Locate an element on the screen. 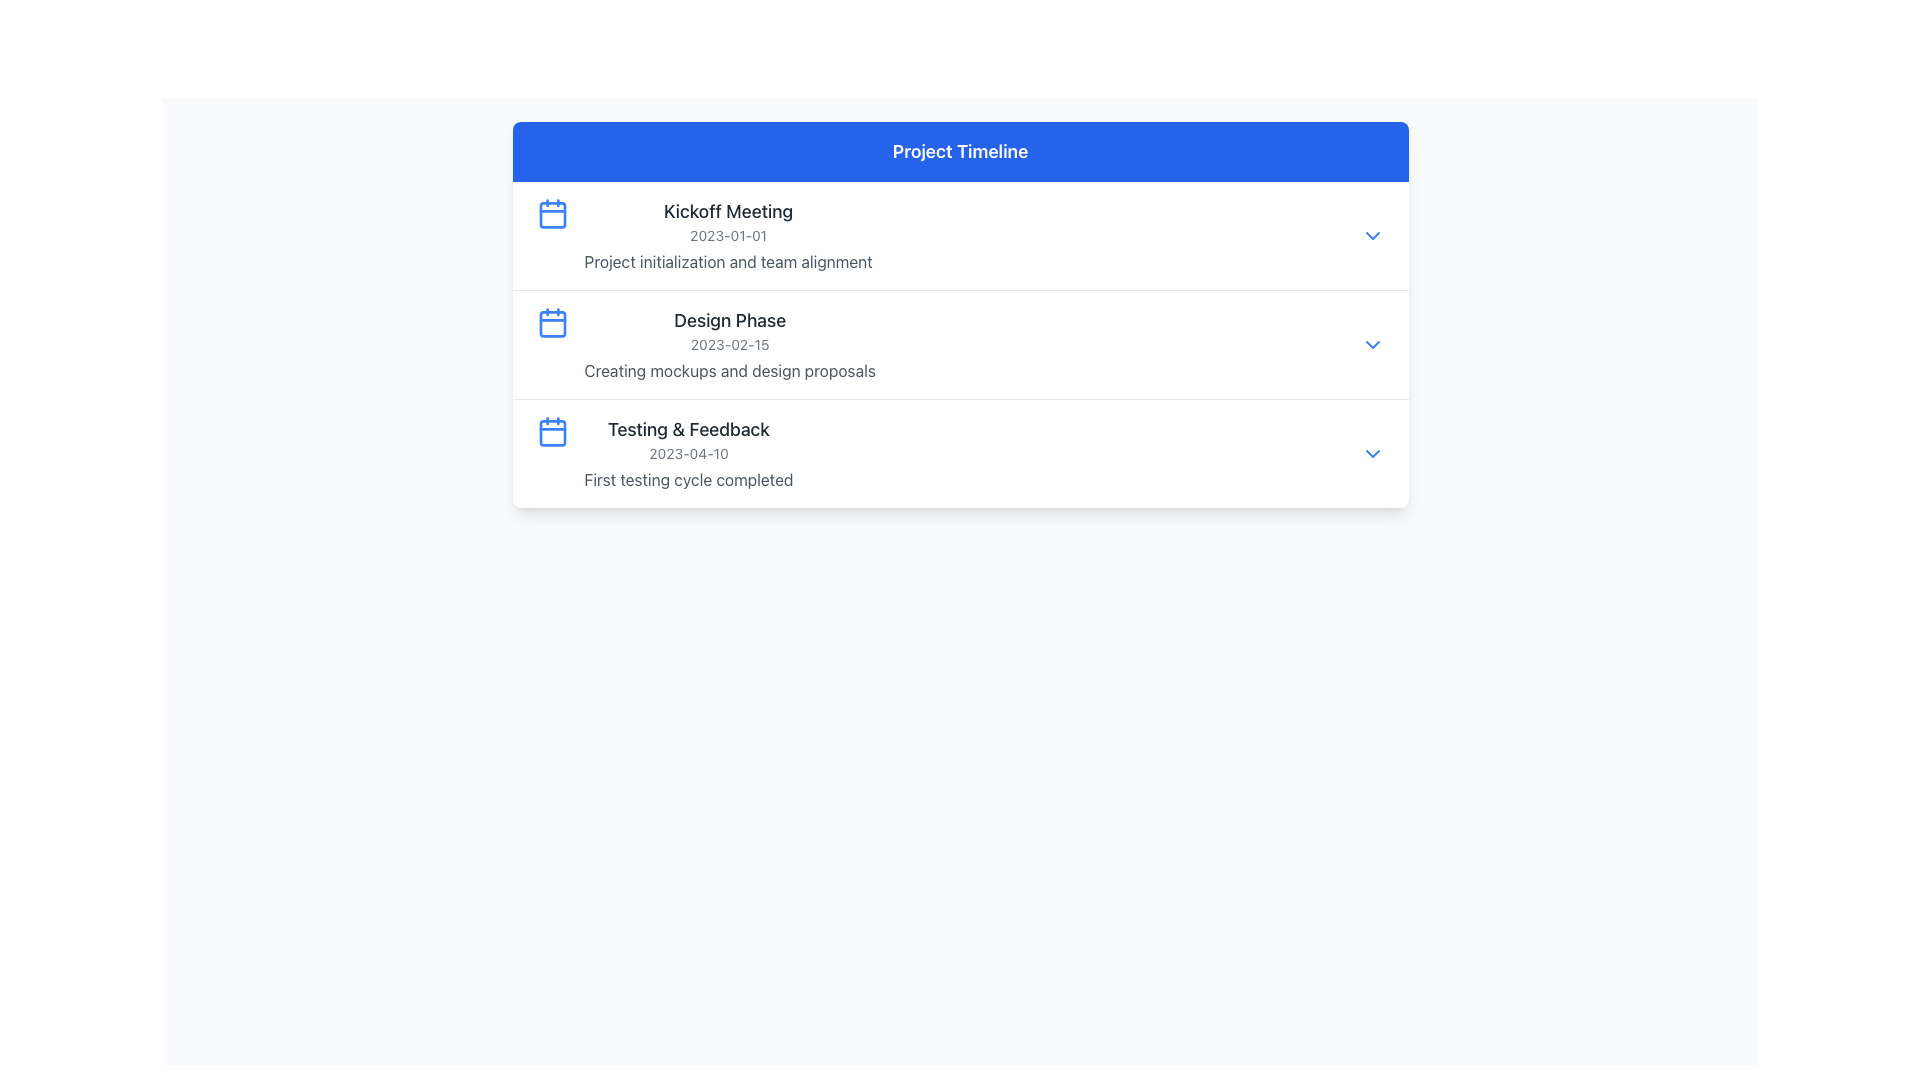  text details of the Card Content Section, which is the second item in the vertical timeline layout, positioned between 'Kickoff Meeting' and 'Testing & Feedback' is located at coordinates (706, 343).